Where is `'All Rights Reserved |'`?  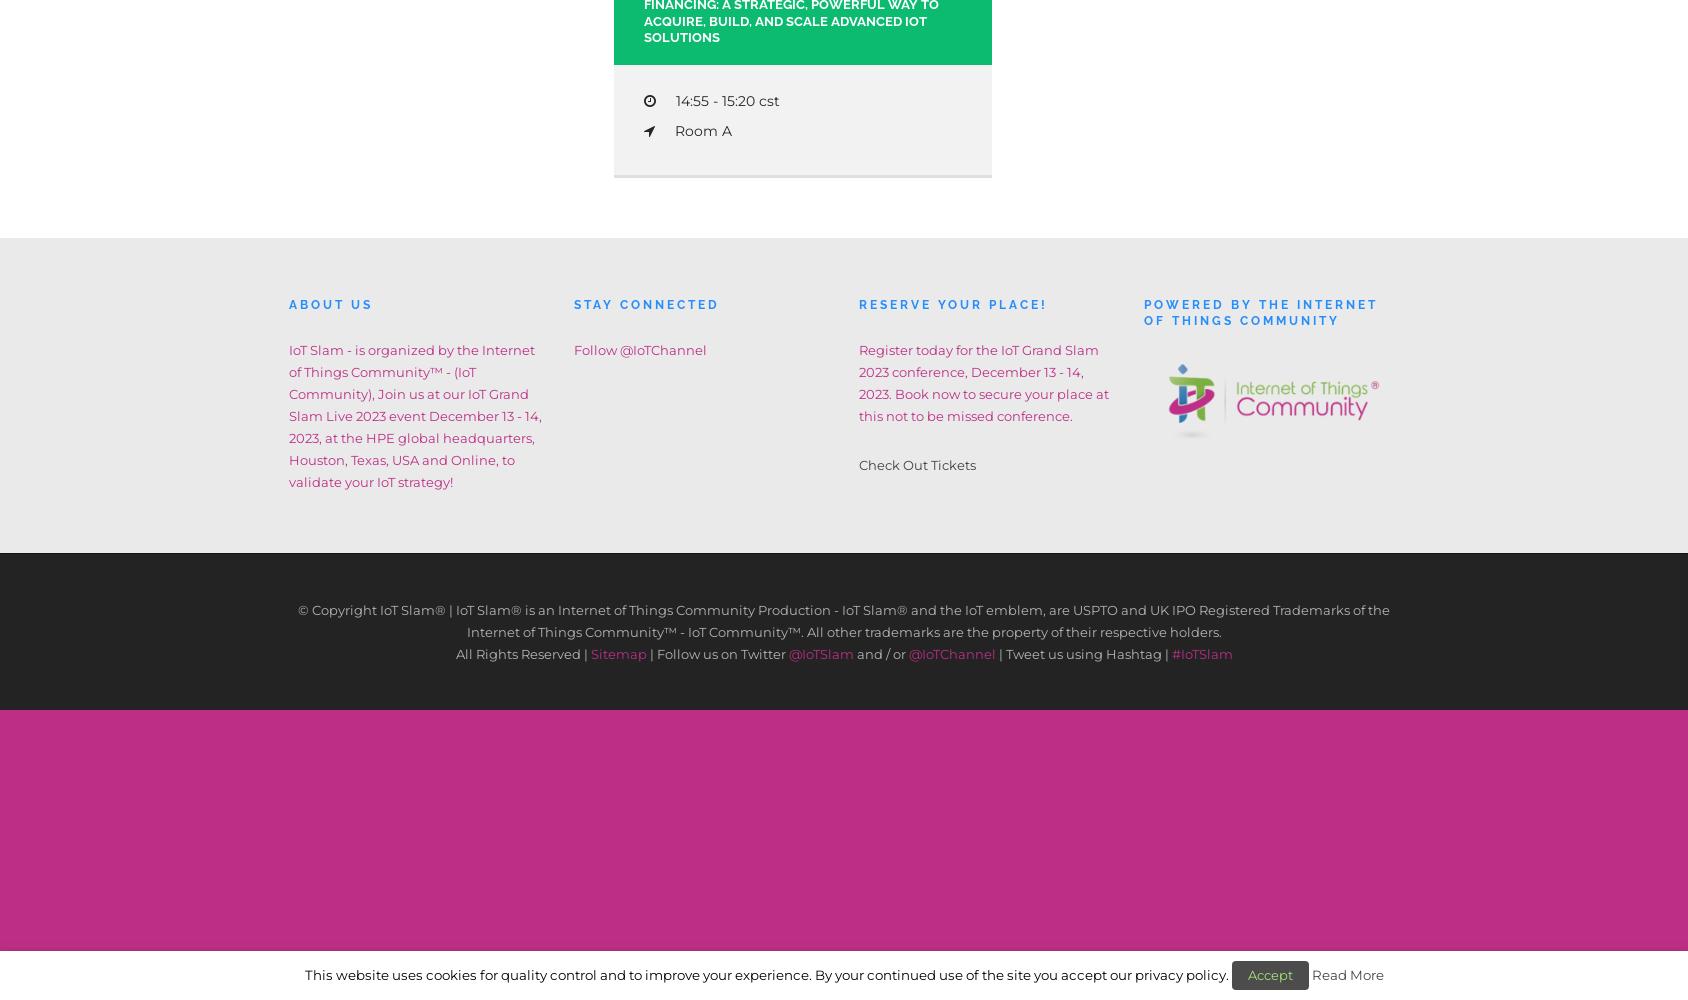
'All Rights Reserved |' is located at coordinates (521, 654).